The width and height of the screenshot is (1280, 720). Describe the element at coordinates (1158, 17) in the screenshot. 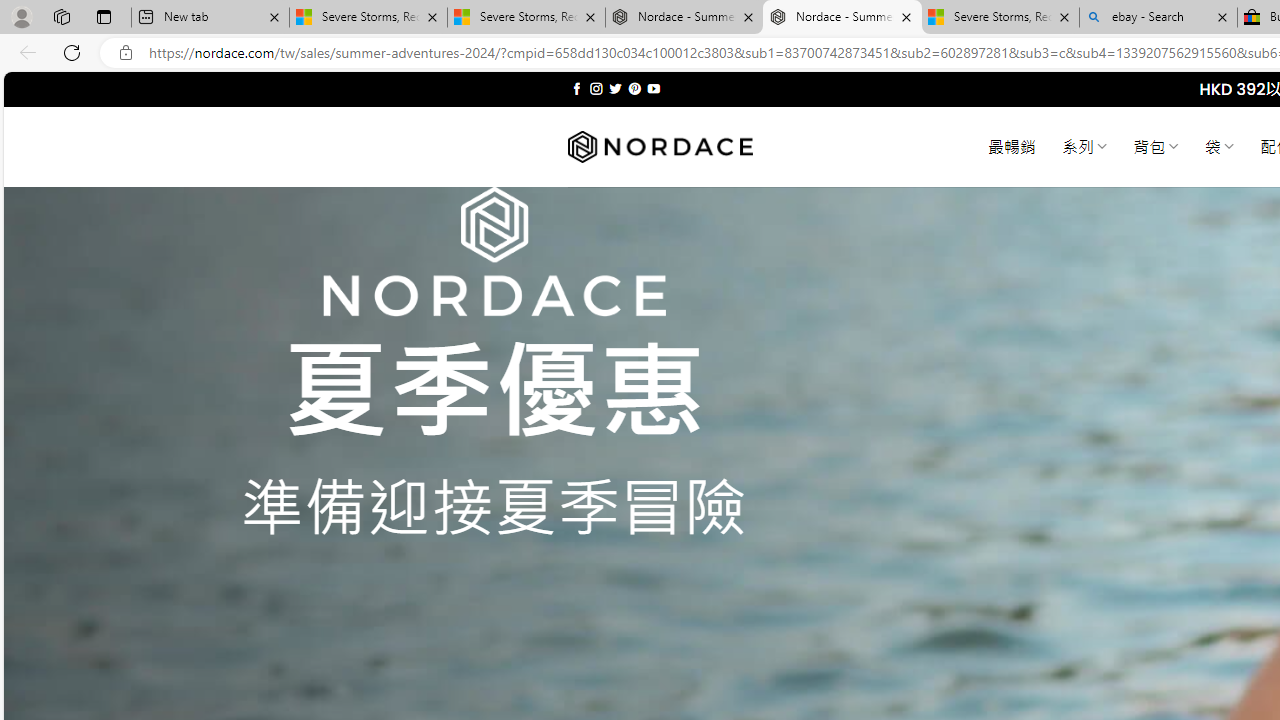

I see `'ebay - Search'` at that location.